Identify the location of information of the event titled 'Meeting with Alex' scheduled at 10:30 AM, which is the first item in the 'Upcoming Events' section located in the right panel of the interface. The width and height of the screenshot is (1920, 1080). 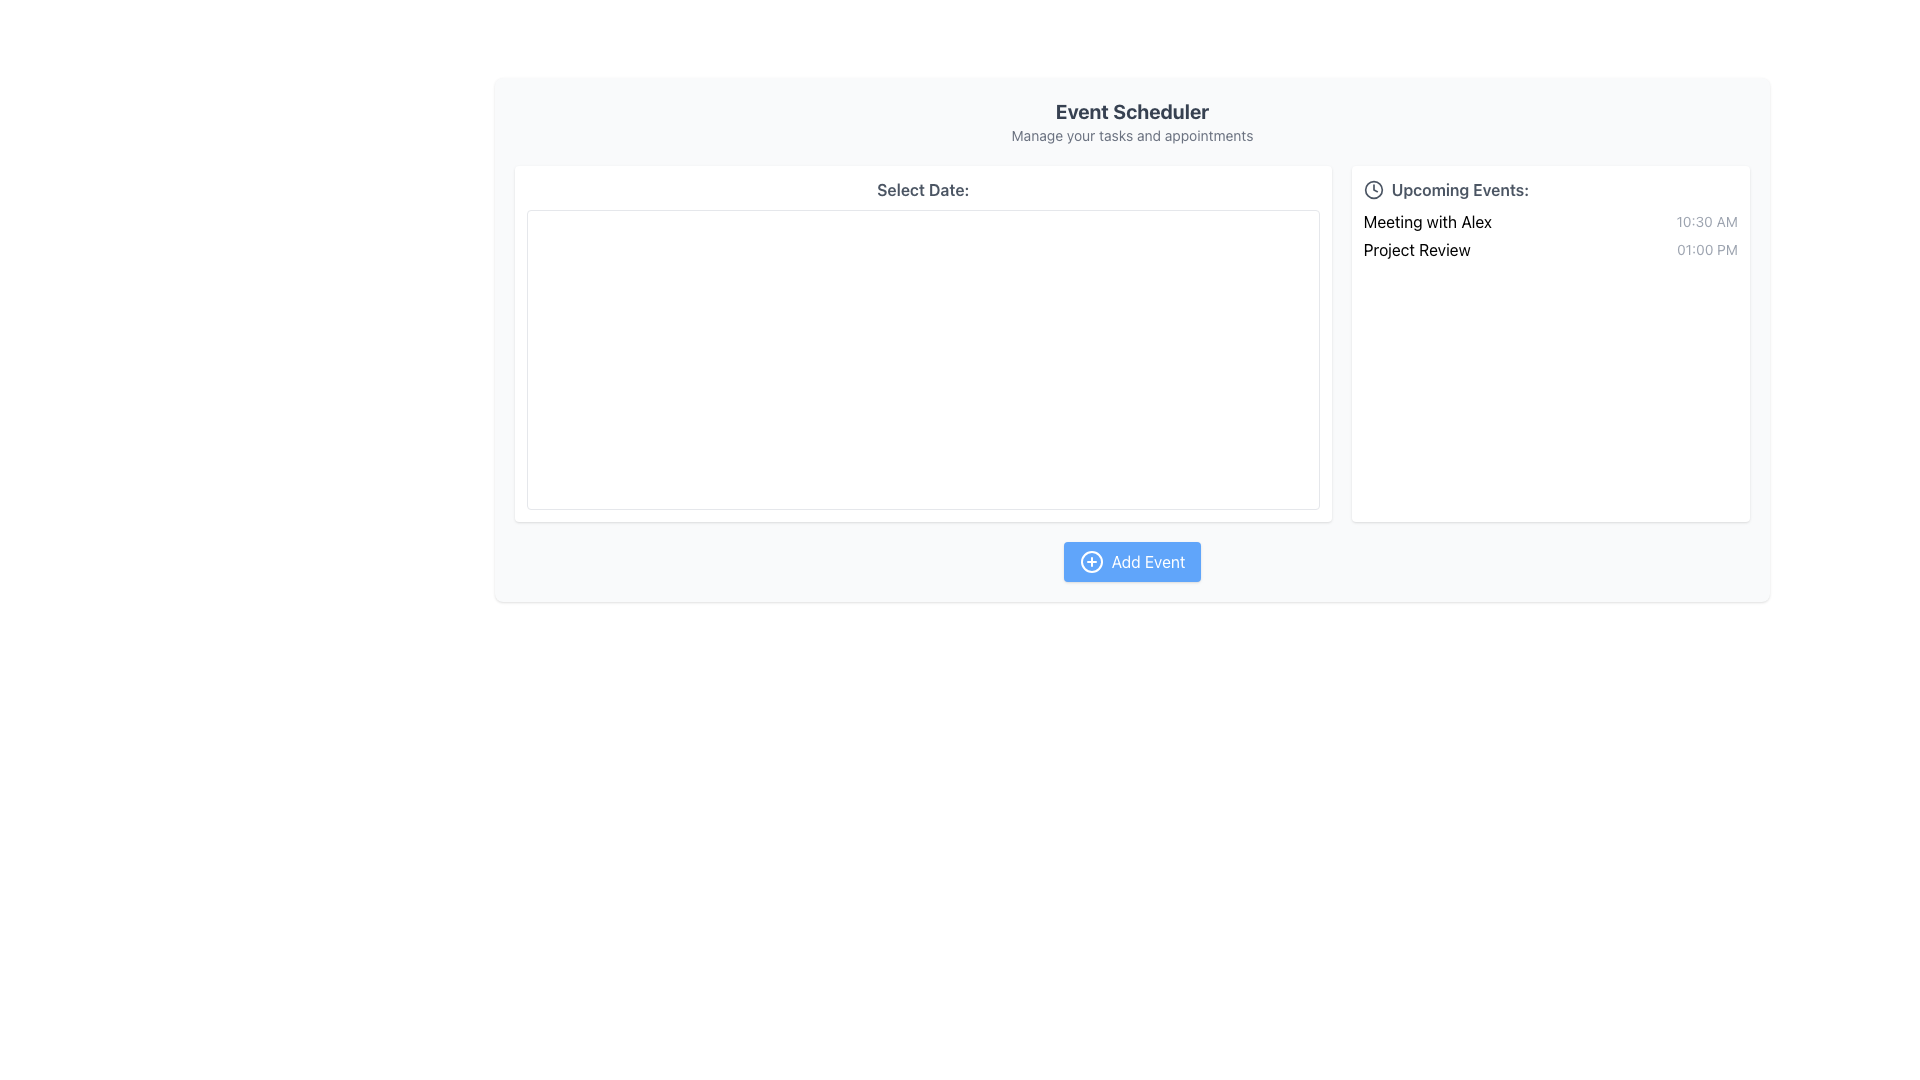
(1549, 222).